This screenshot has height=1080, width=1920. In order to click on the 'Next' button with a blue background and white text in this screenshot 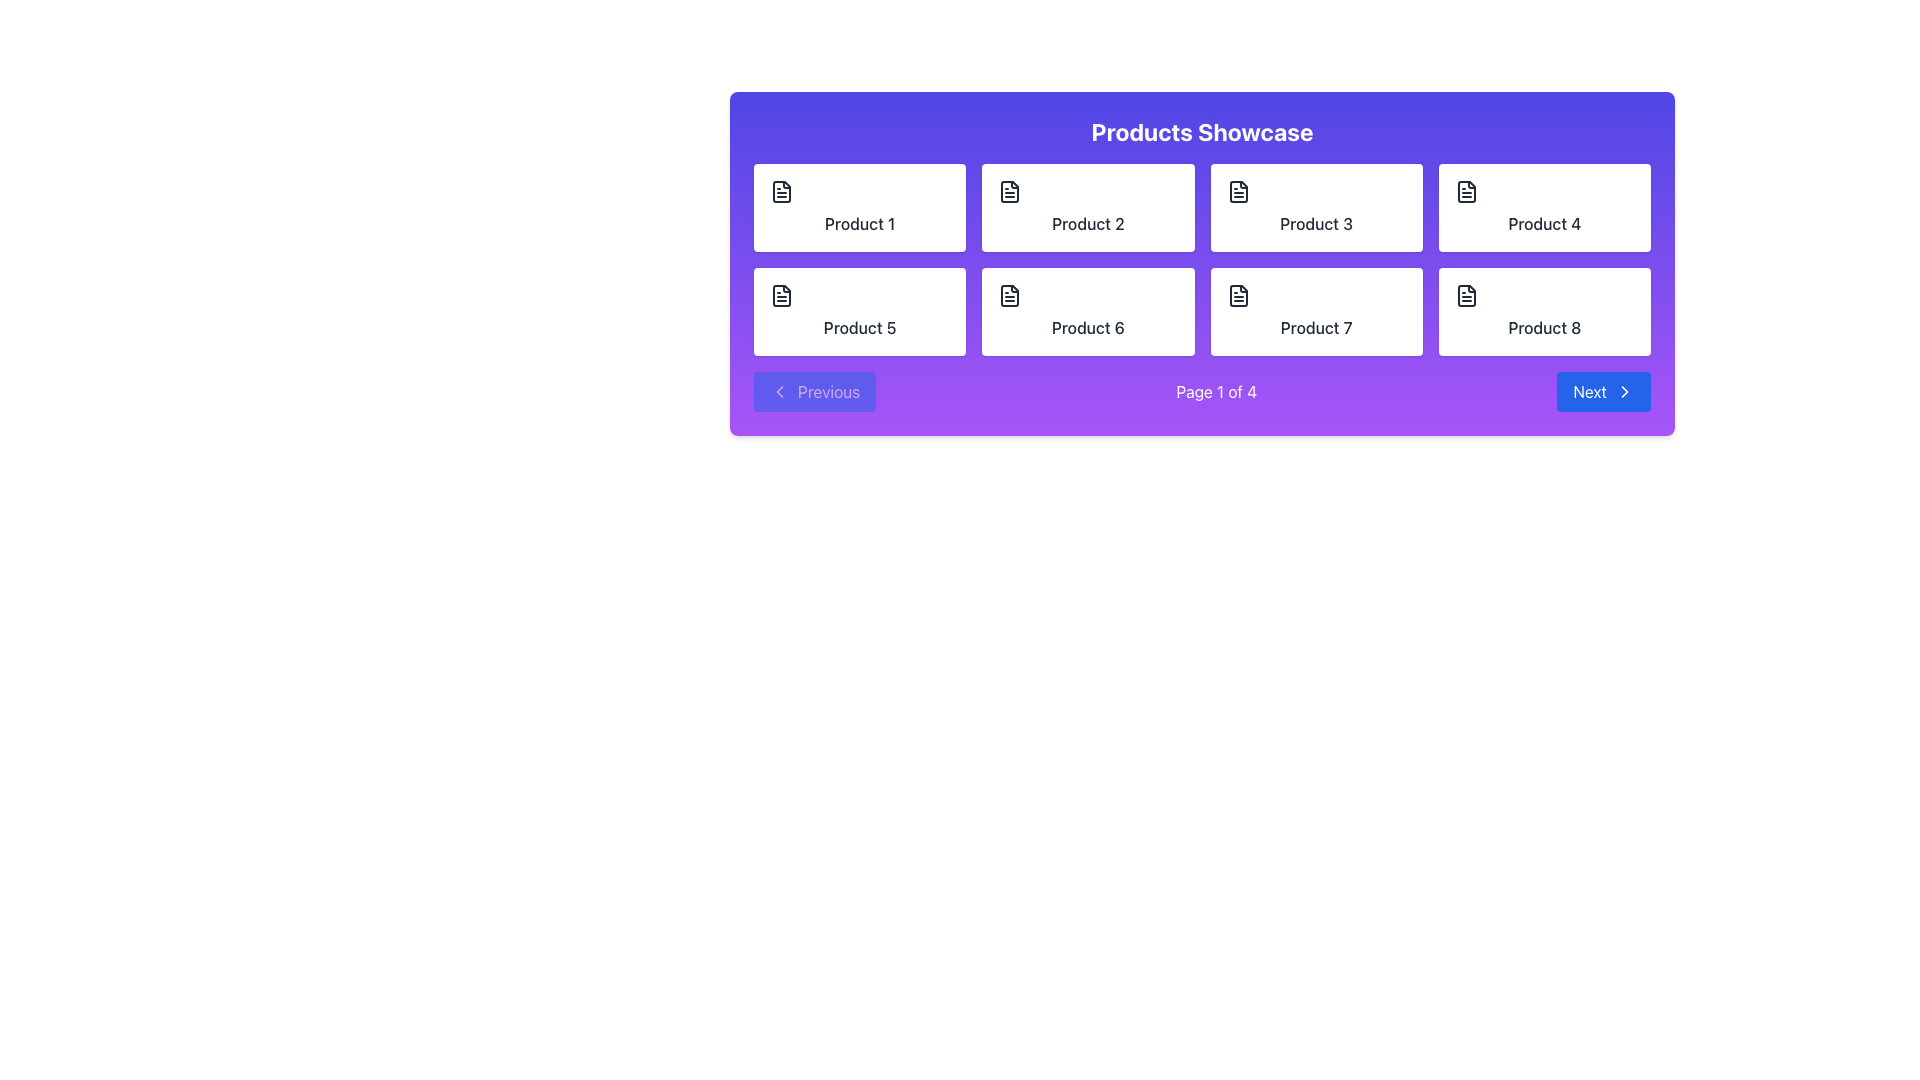, I will do `click(1604, 392)`.